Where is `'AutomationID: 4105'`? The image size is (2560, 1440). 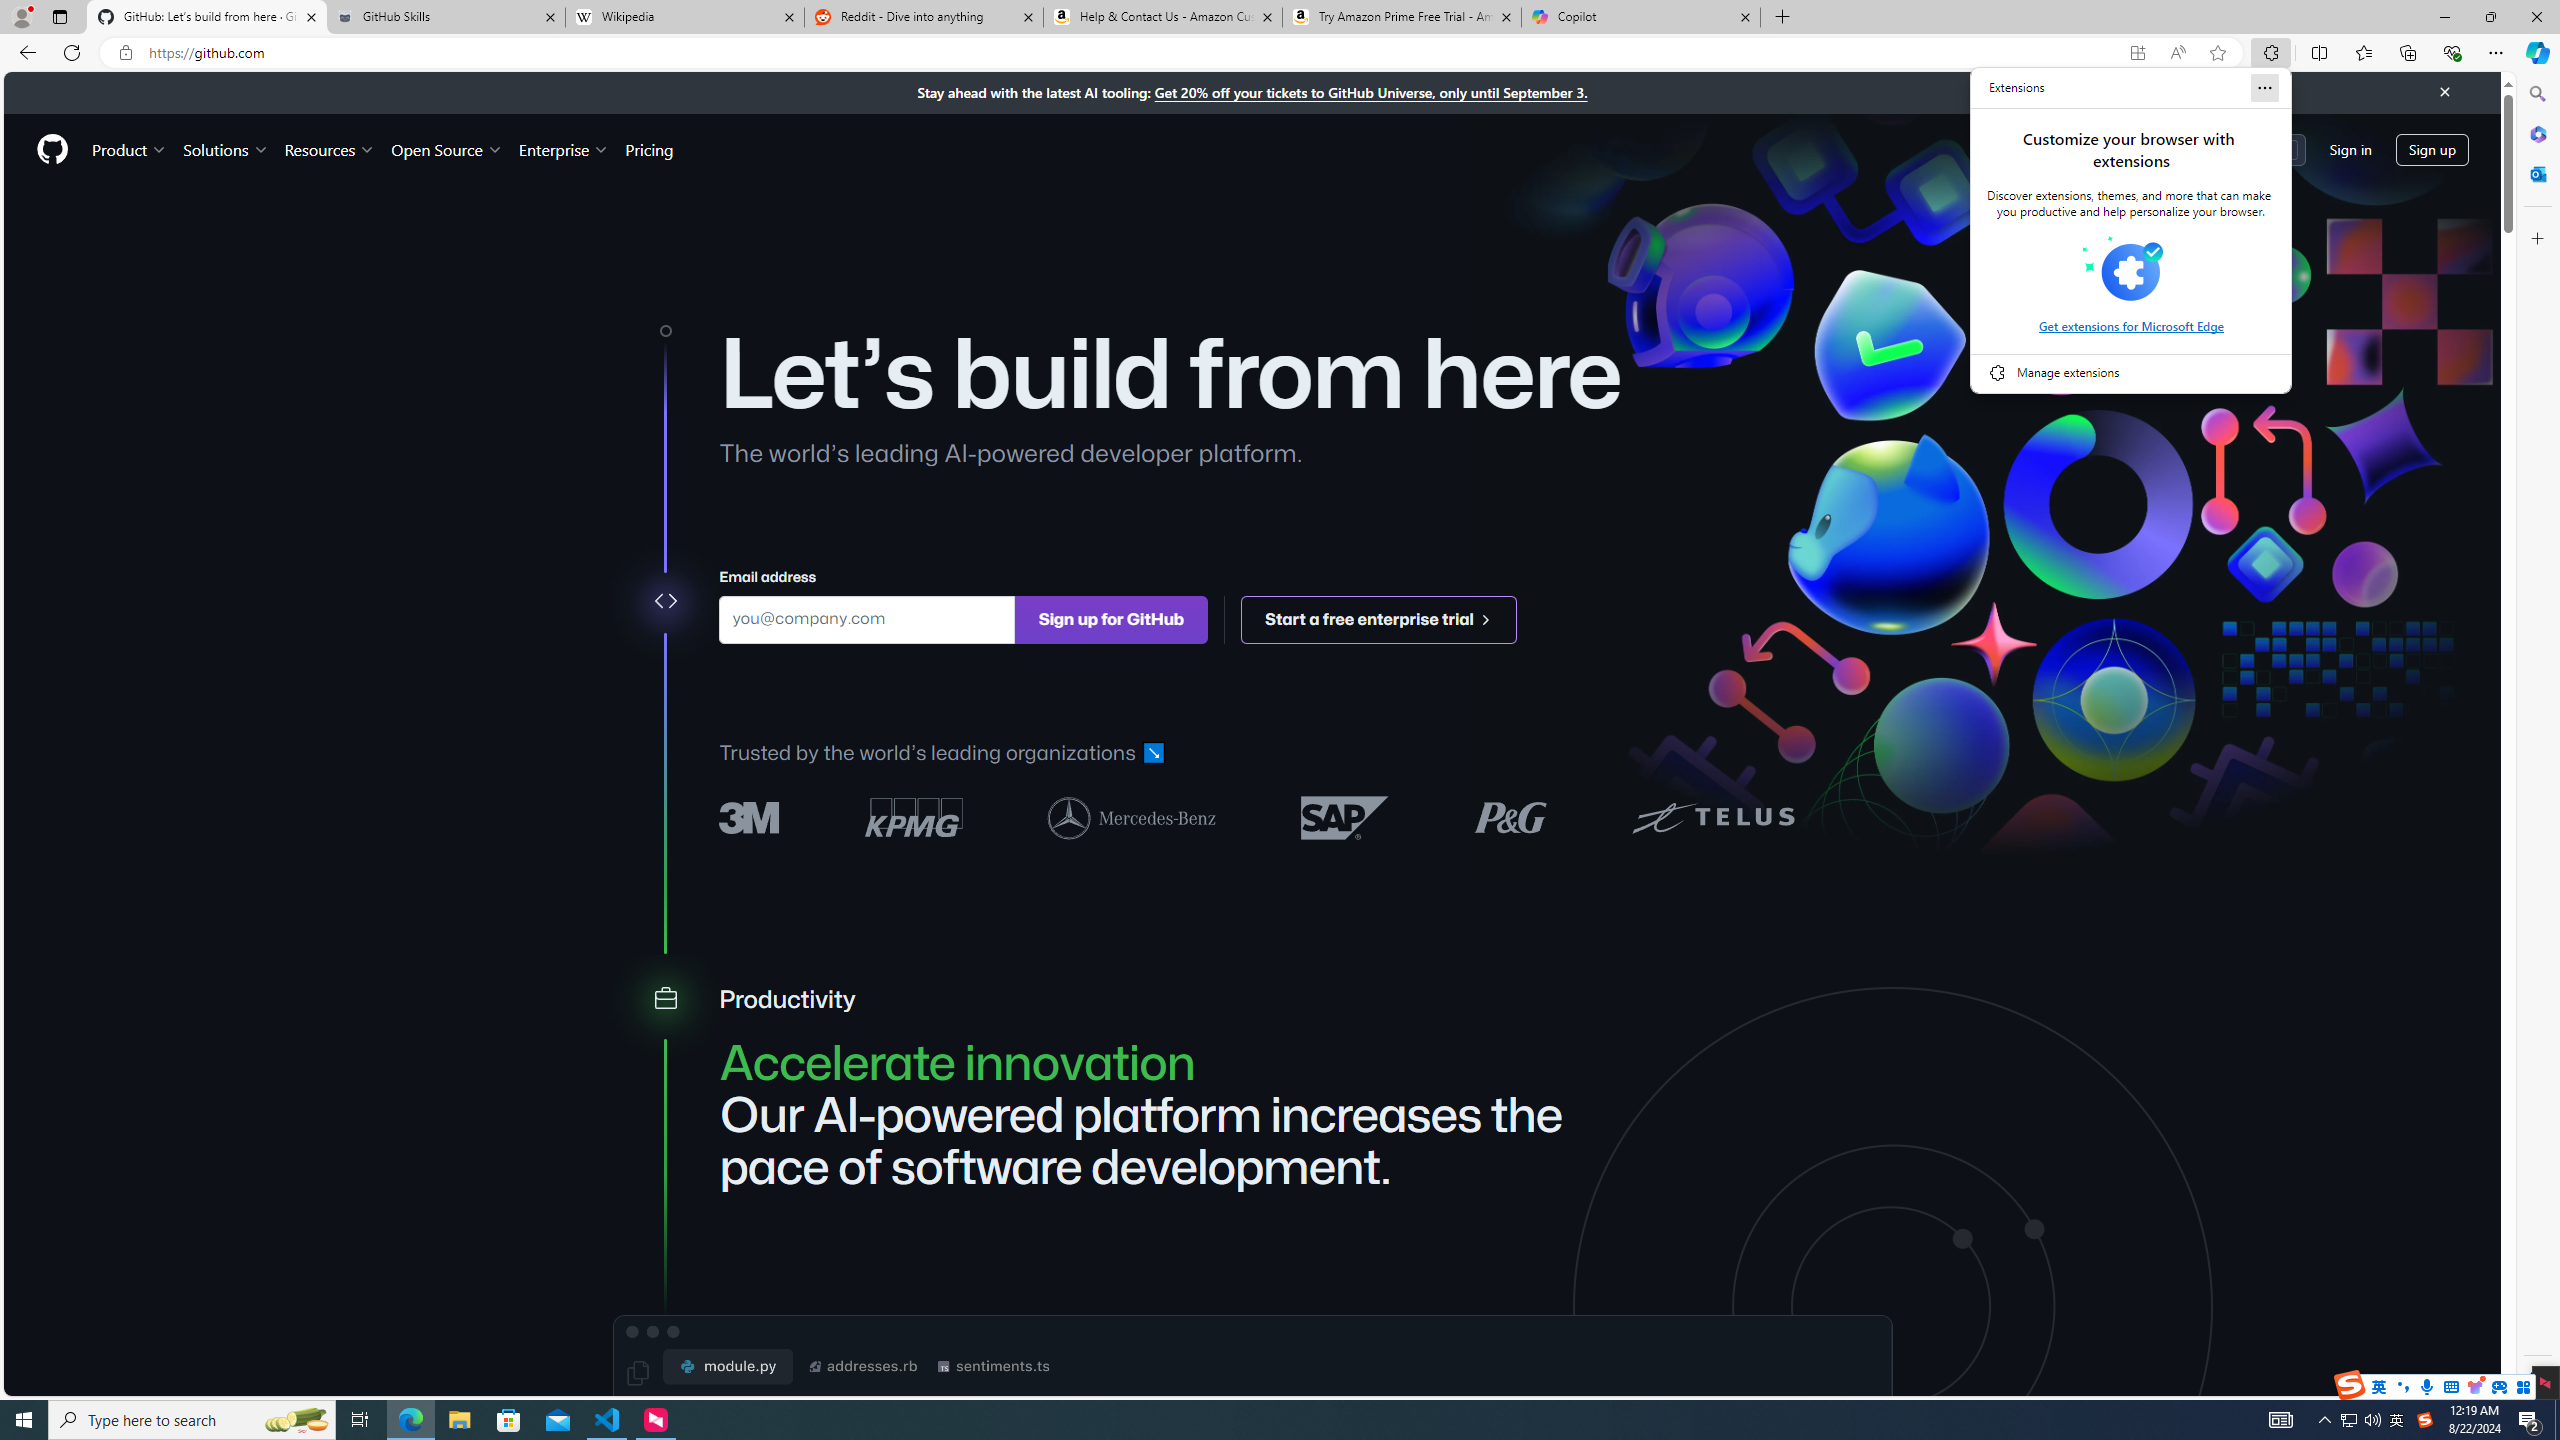
'AutomationID: 4105' is located at coordinates (2279, 1418).